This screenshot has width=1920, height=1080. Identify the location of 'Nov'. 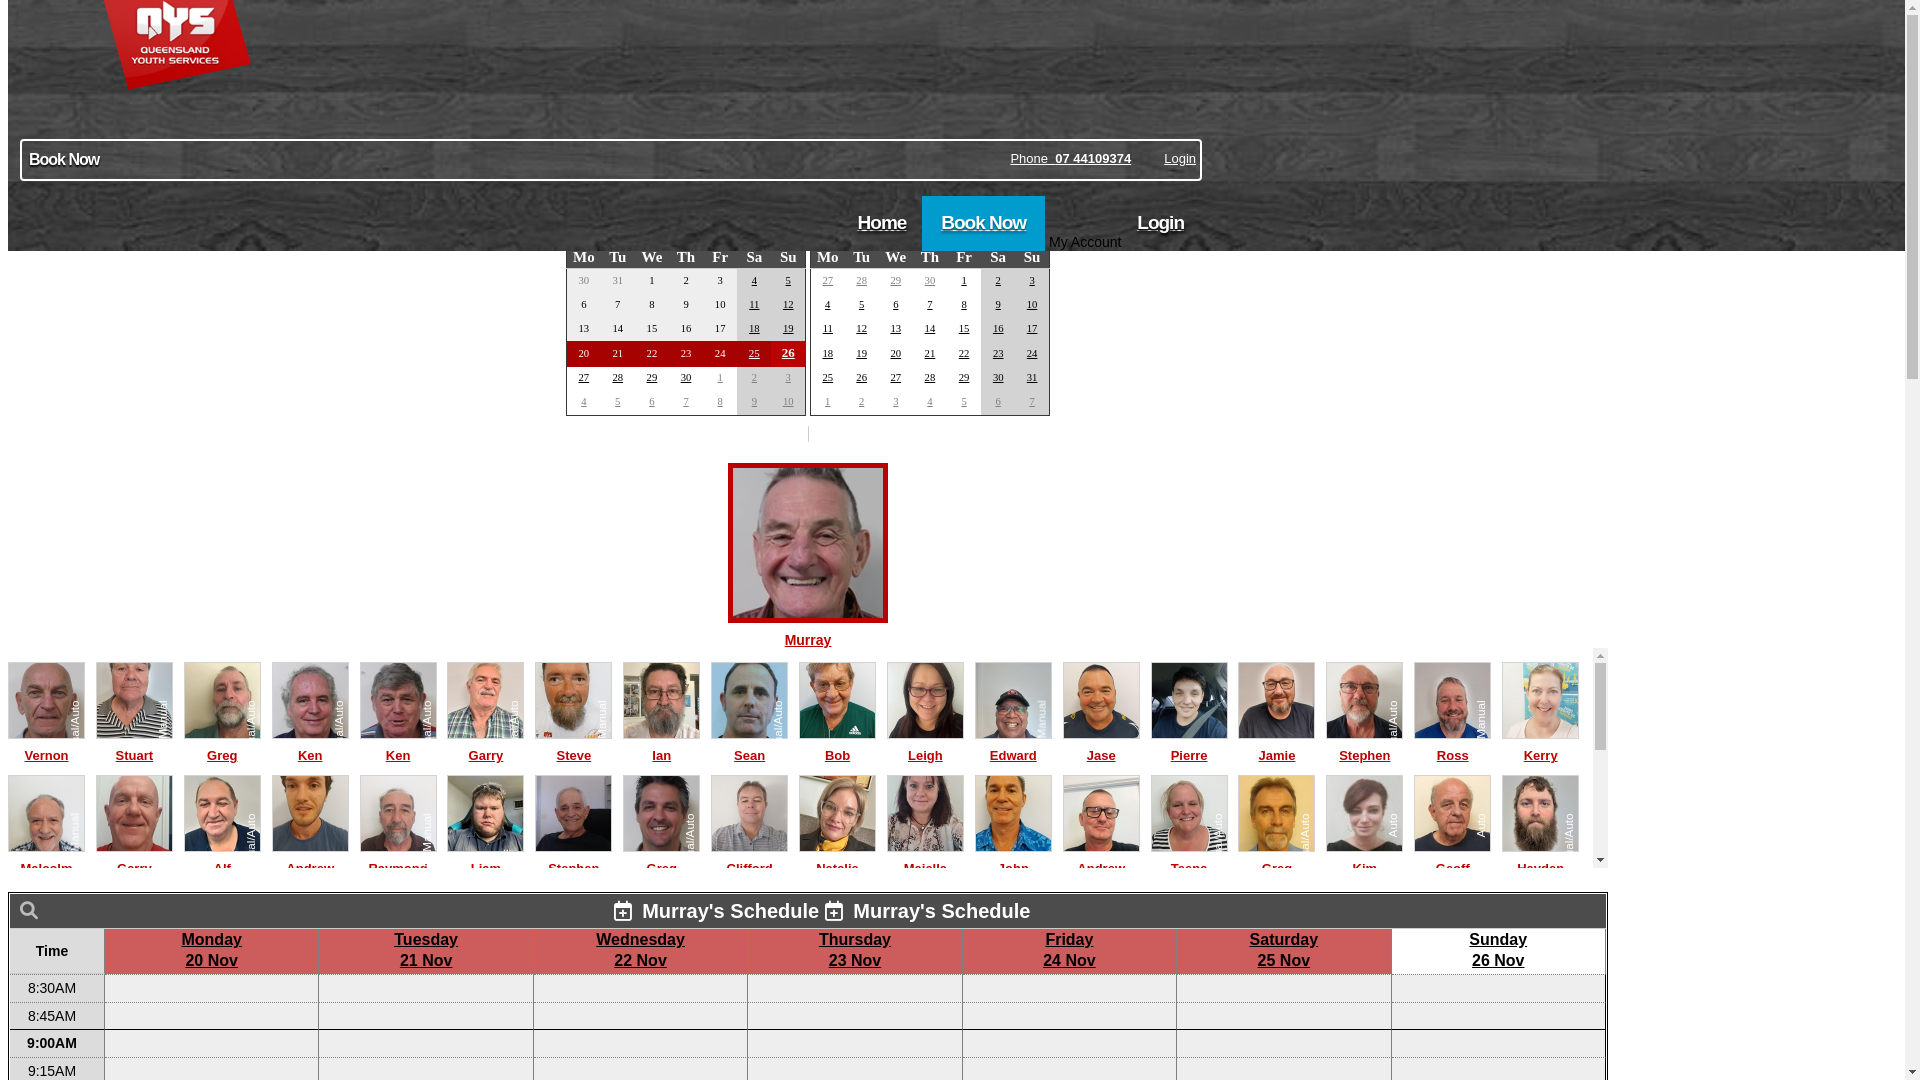
(820, 229).